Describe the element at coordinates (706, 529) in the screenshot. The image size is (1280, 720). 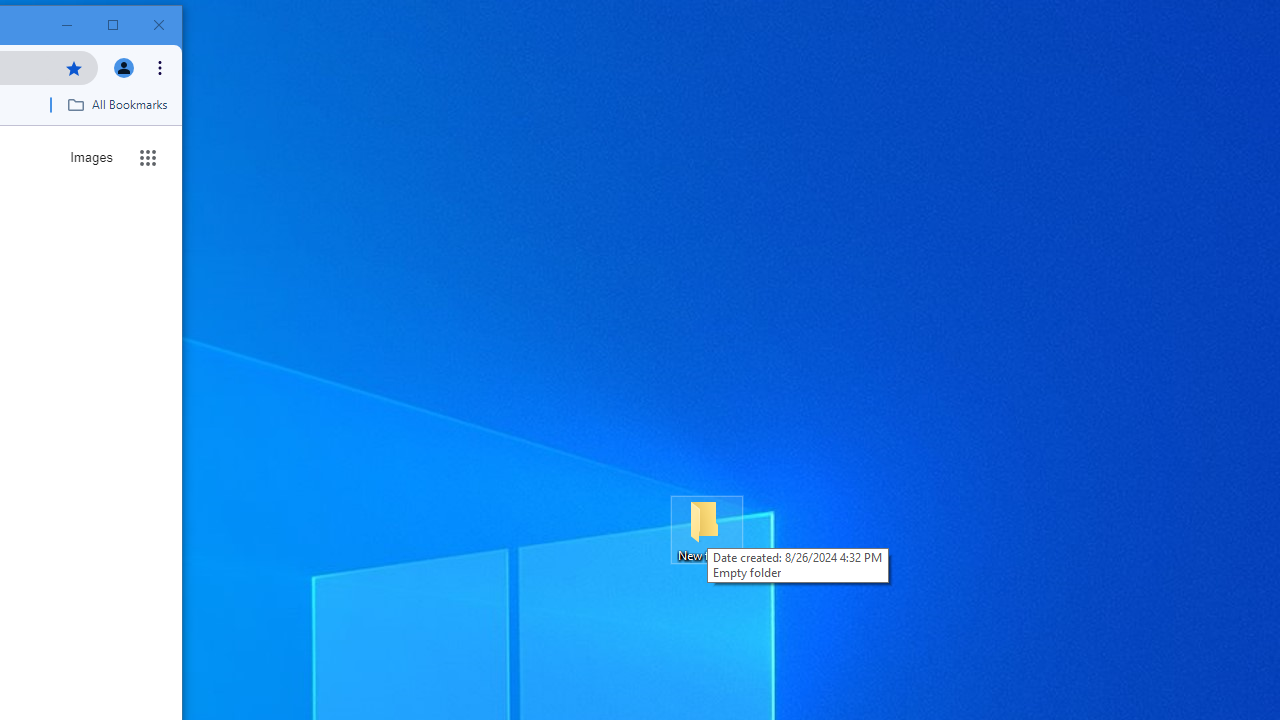
I see `'New folder'` at that location.